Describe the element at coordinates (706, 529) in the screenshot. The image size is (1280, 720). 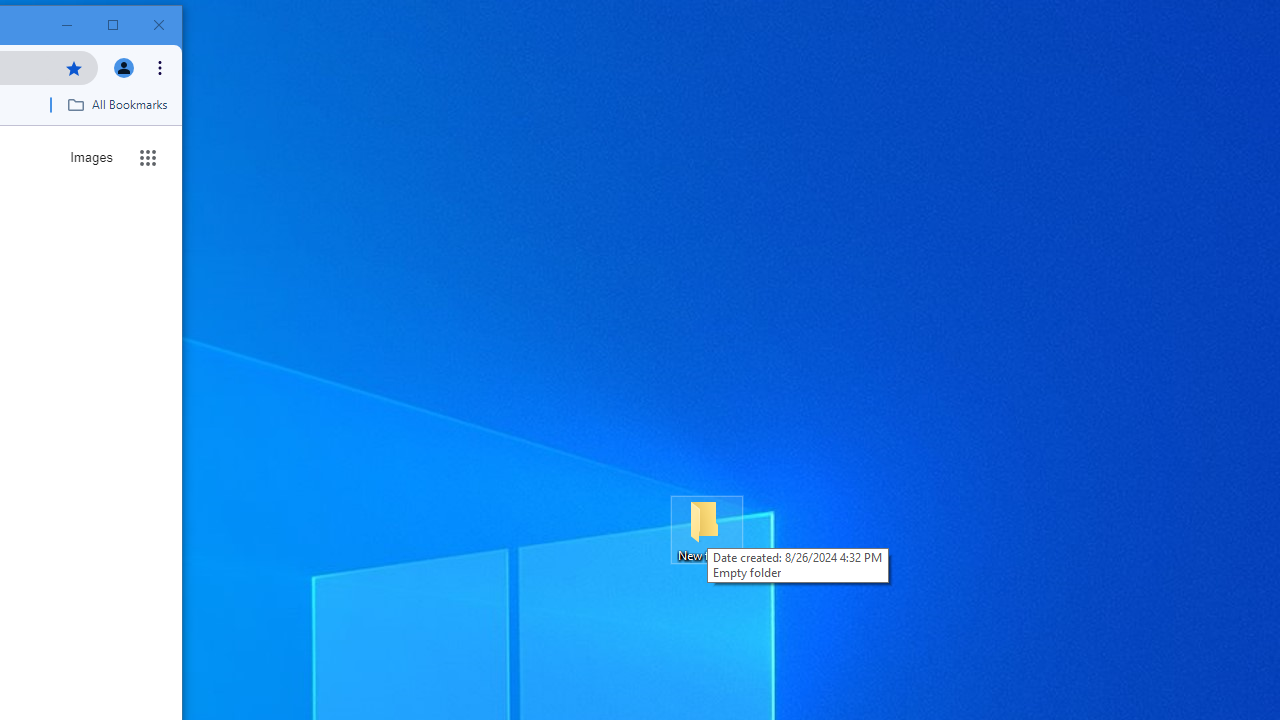
I see `'New folder'` at that location.